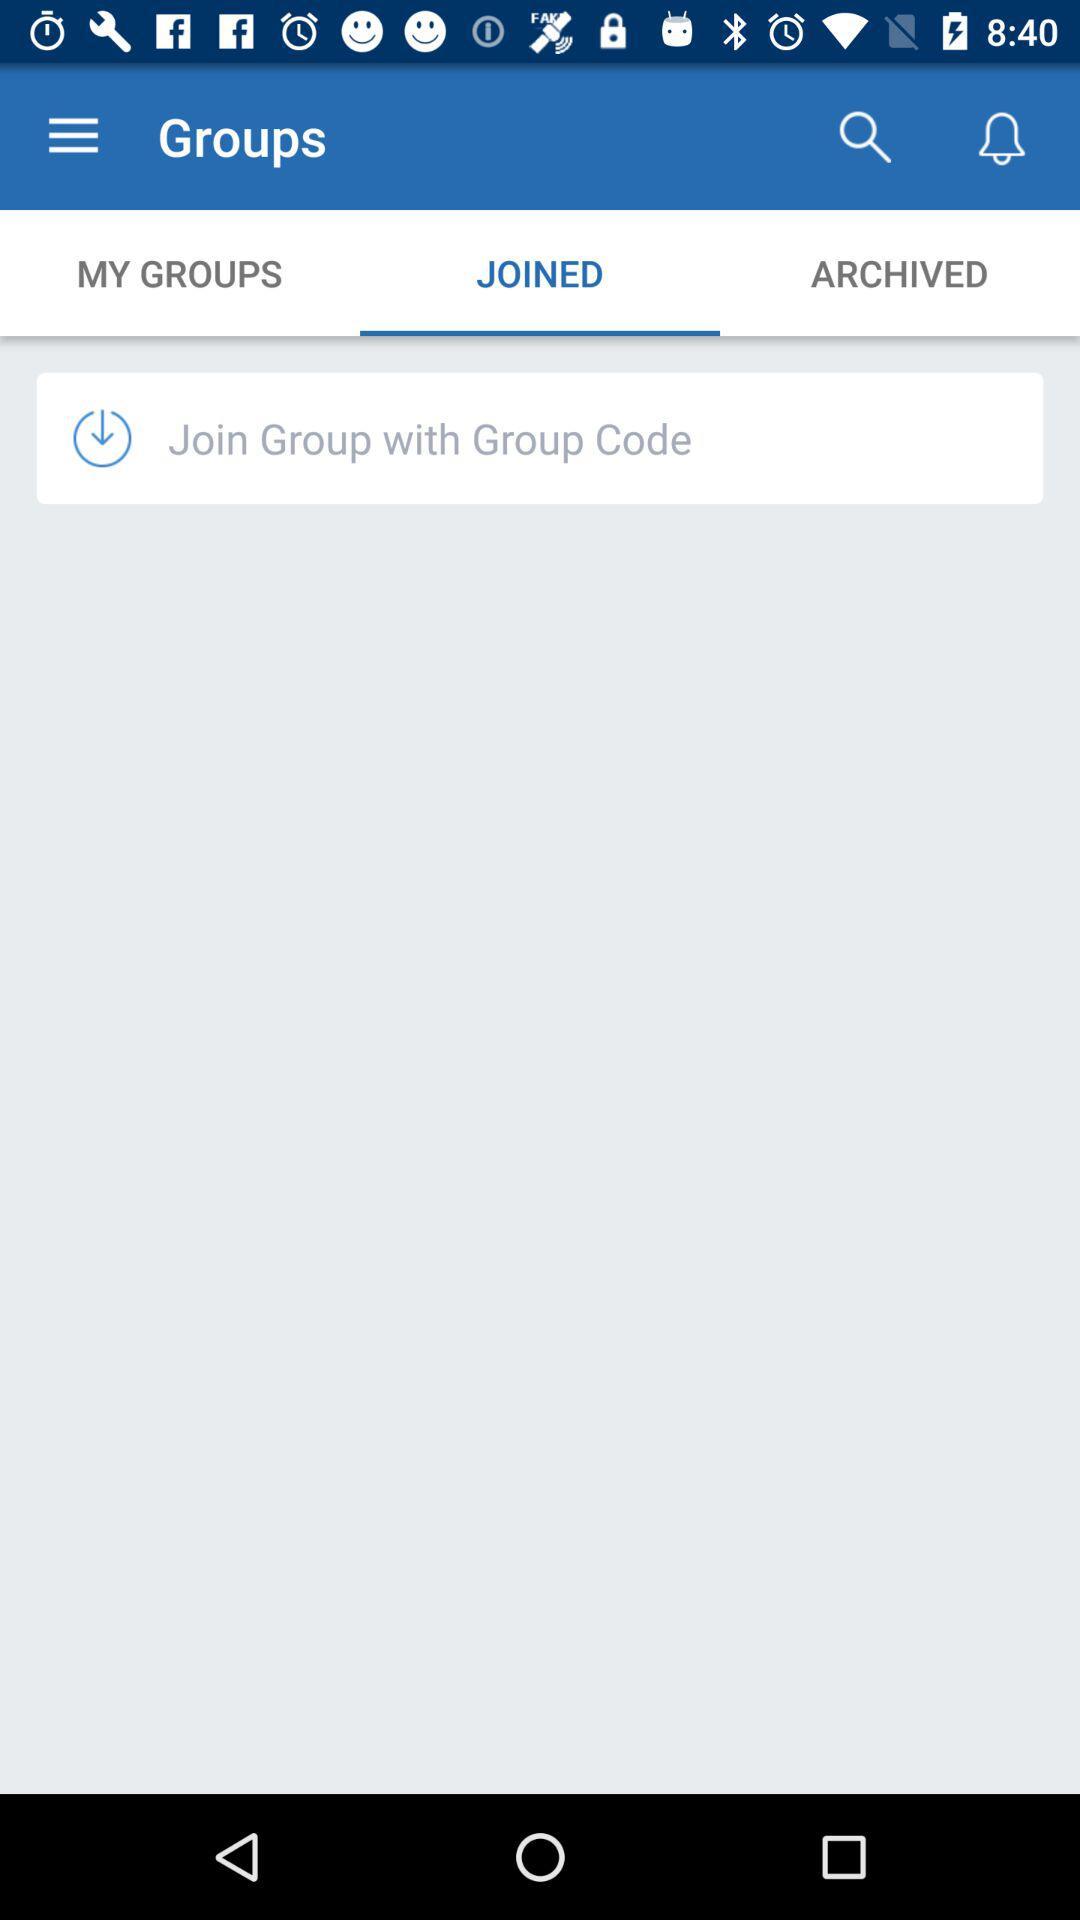 The width and height of the screenshot is (1080, 1920). I want to click on the item next to groups, so click(72, 135).